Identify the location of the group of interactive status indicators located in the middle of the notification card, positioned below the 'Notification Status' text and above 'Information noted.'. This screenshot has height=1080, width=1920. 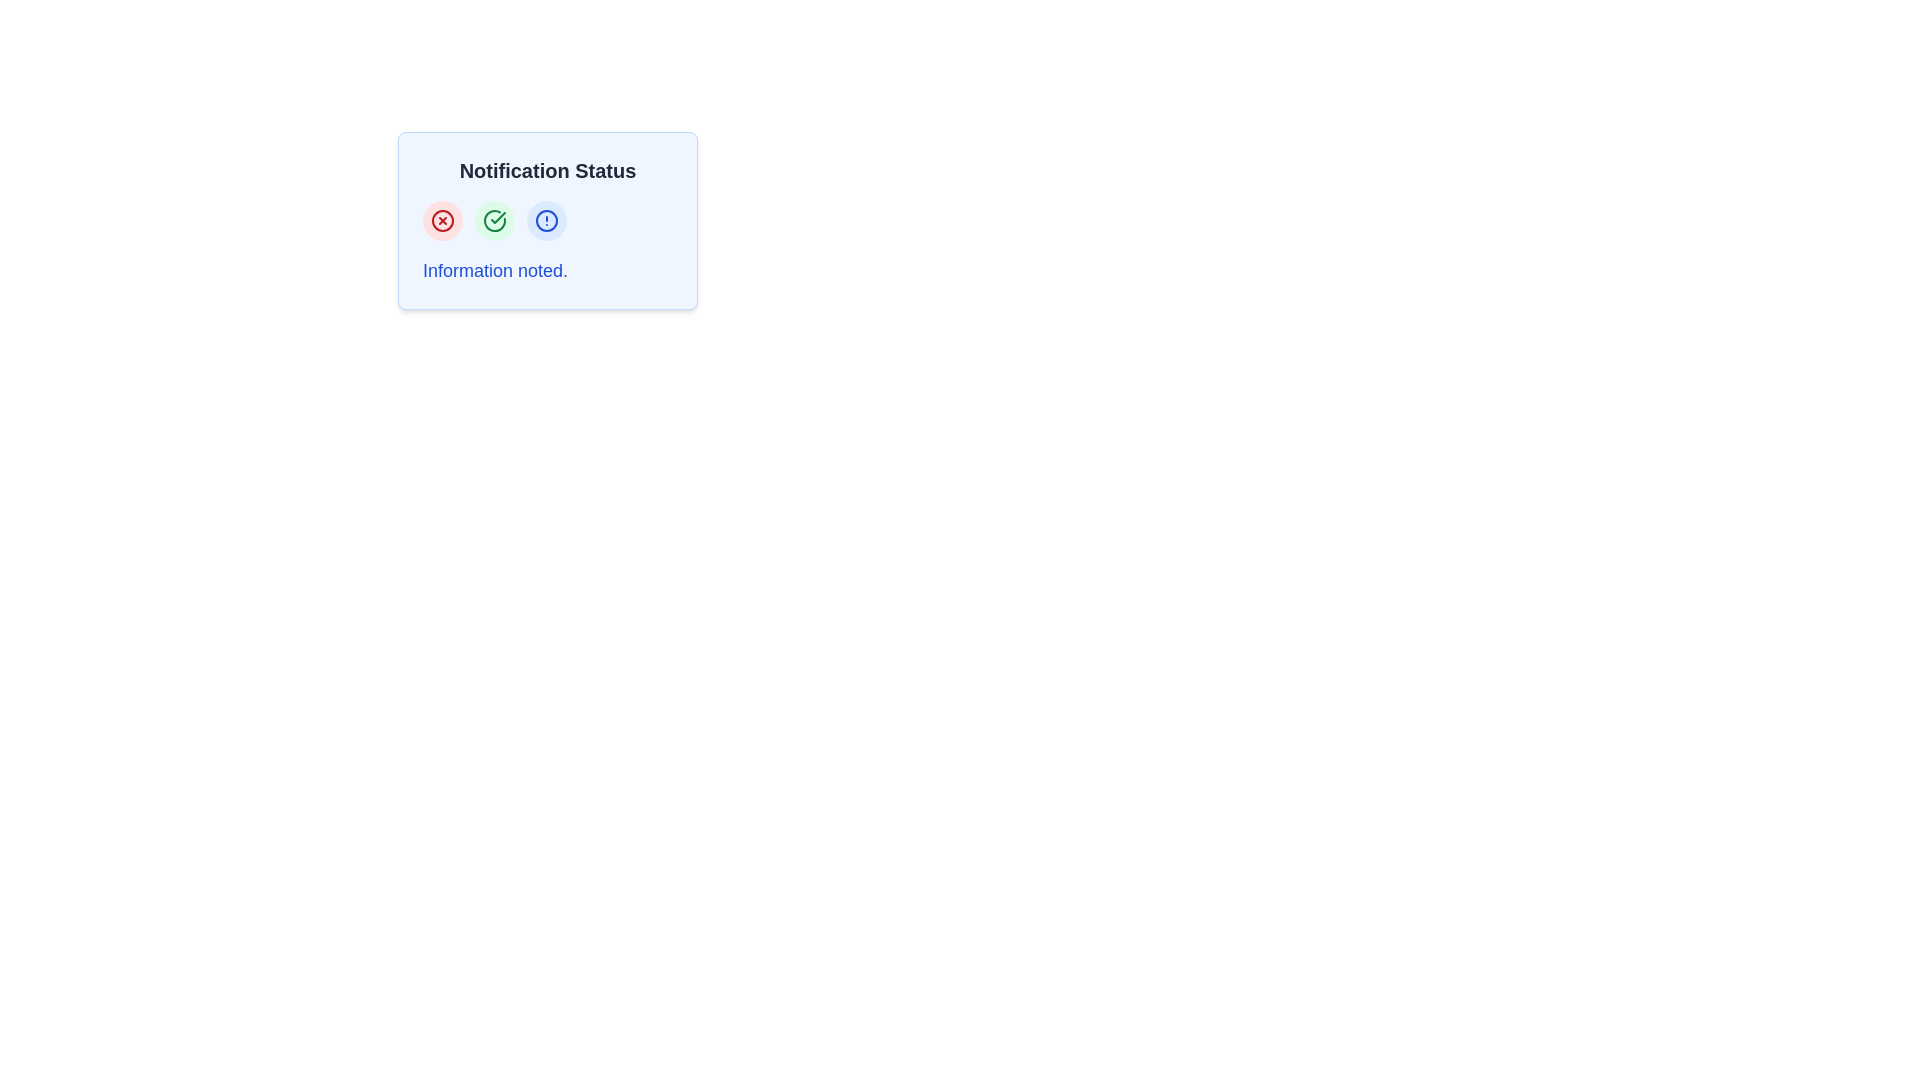
(547, 220).